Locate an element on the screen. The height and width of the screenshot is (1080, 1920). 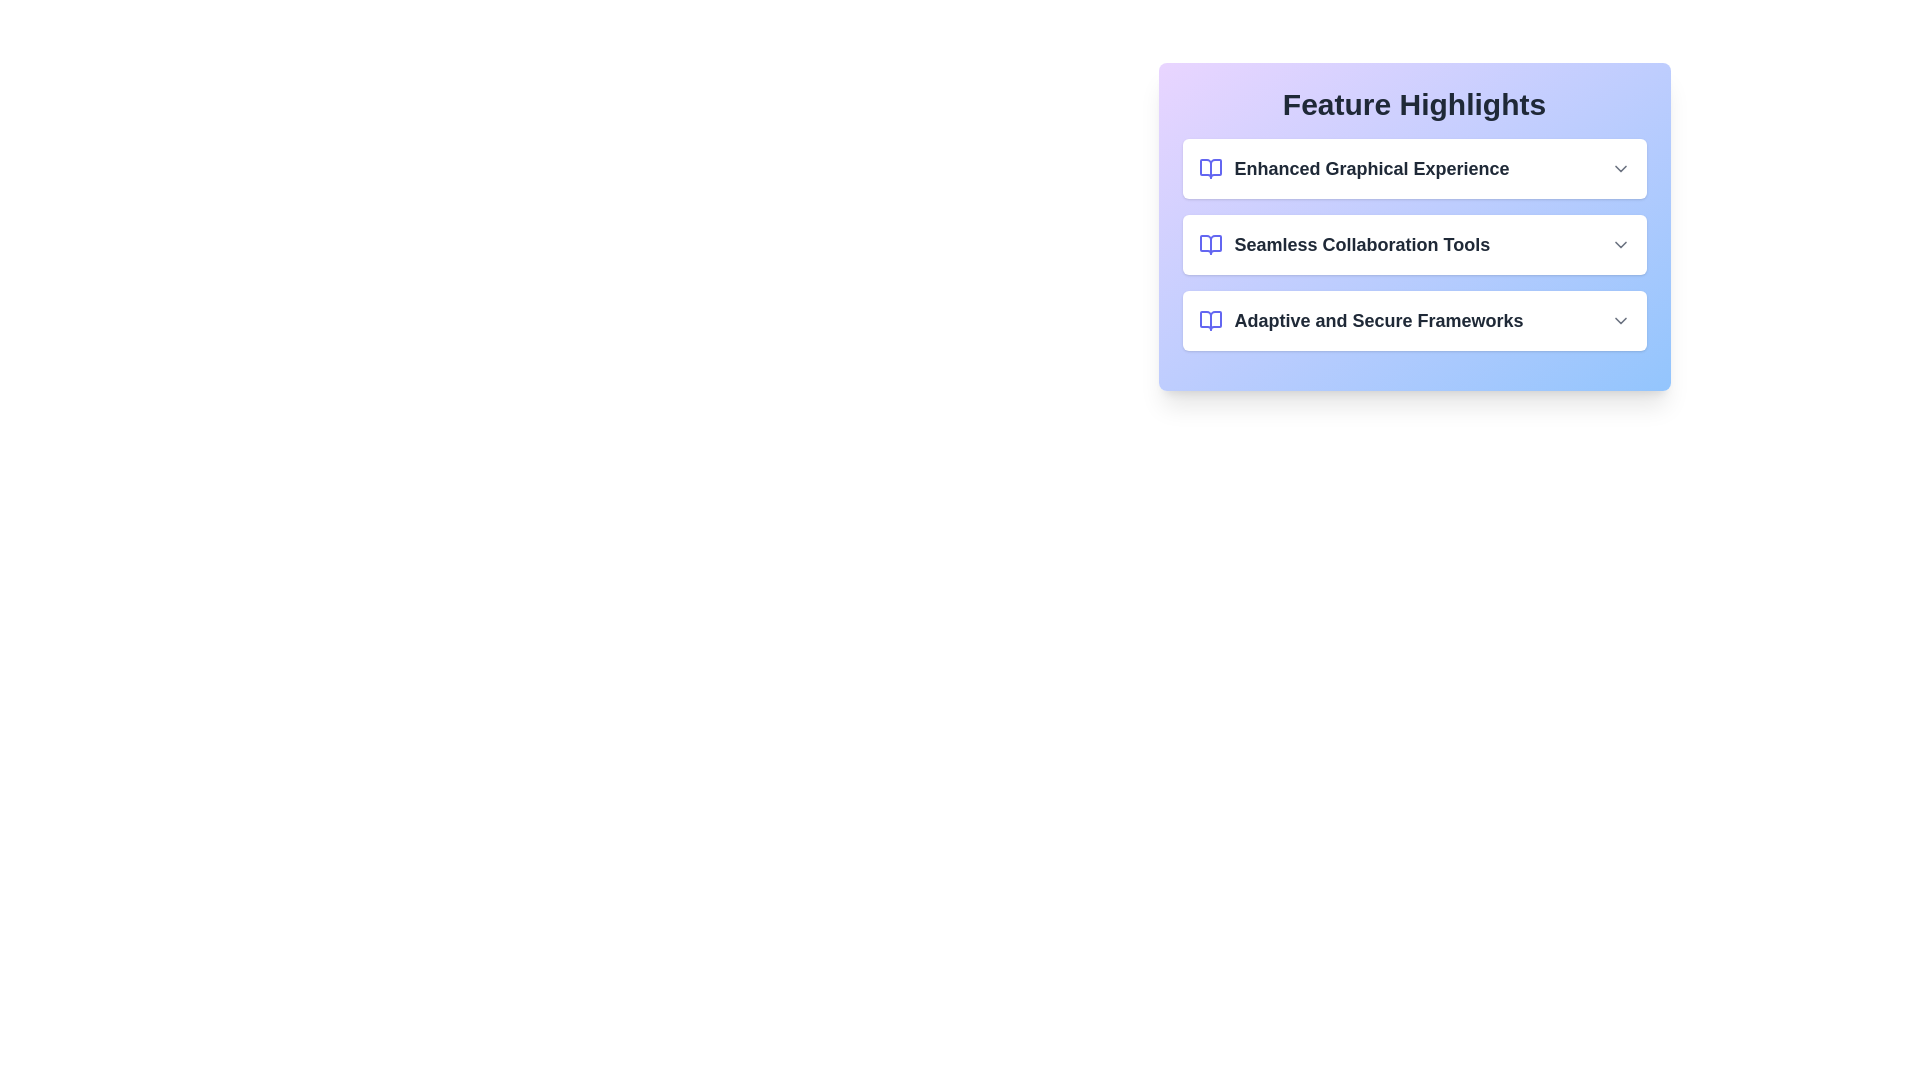
the right leaf of the open book icon, which is located to the left of the 'Adaptive and Secure Frameworks' text in the last item of the 'Feature Highlights' section is located at coordinates (1209, 319).